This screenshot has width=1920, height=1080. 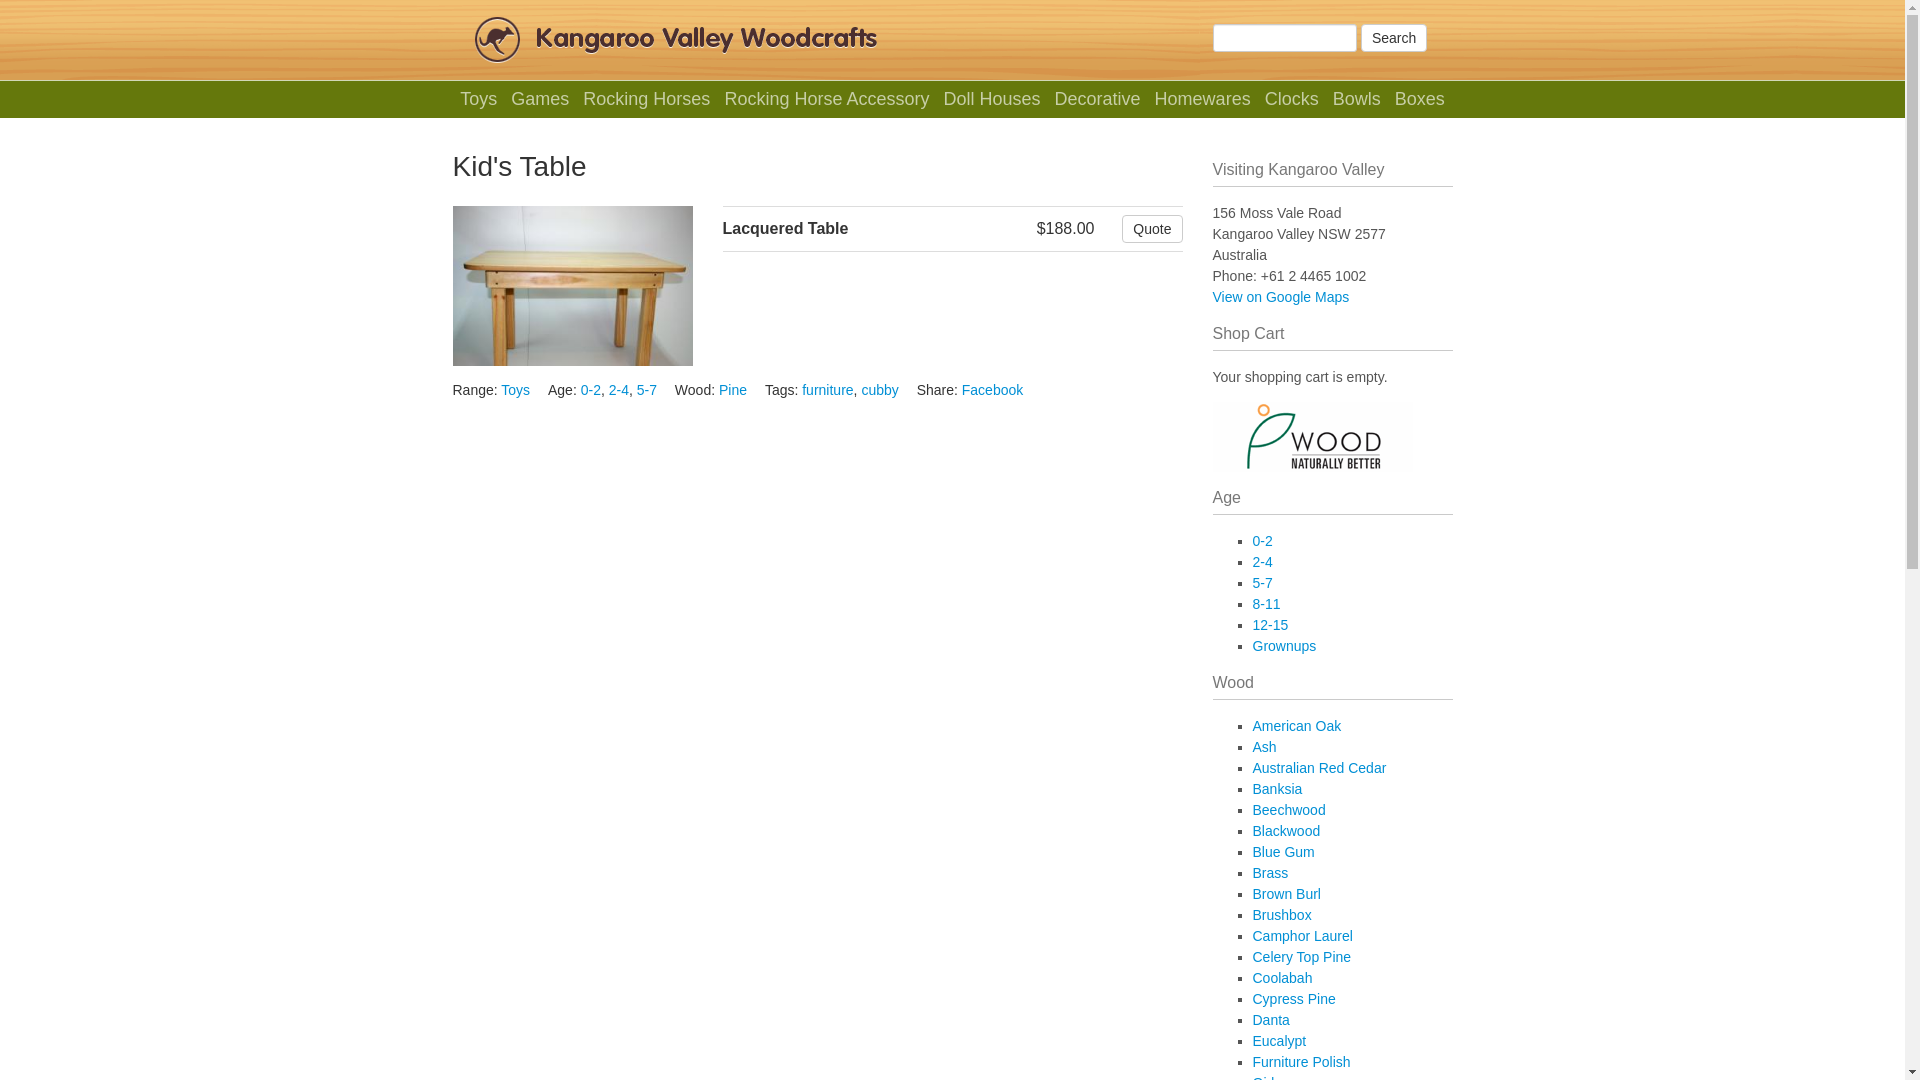 I want to click on 'Celery Top Pine', so click(x=1251, y=955).